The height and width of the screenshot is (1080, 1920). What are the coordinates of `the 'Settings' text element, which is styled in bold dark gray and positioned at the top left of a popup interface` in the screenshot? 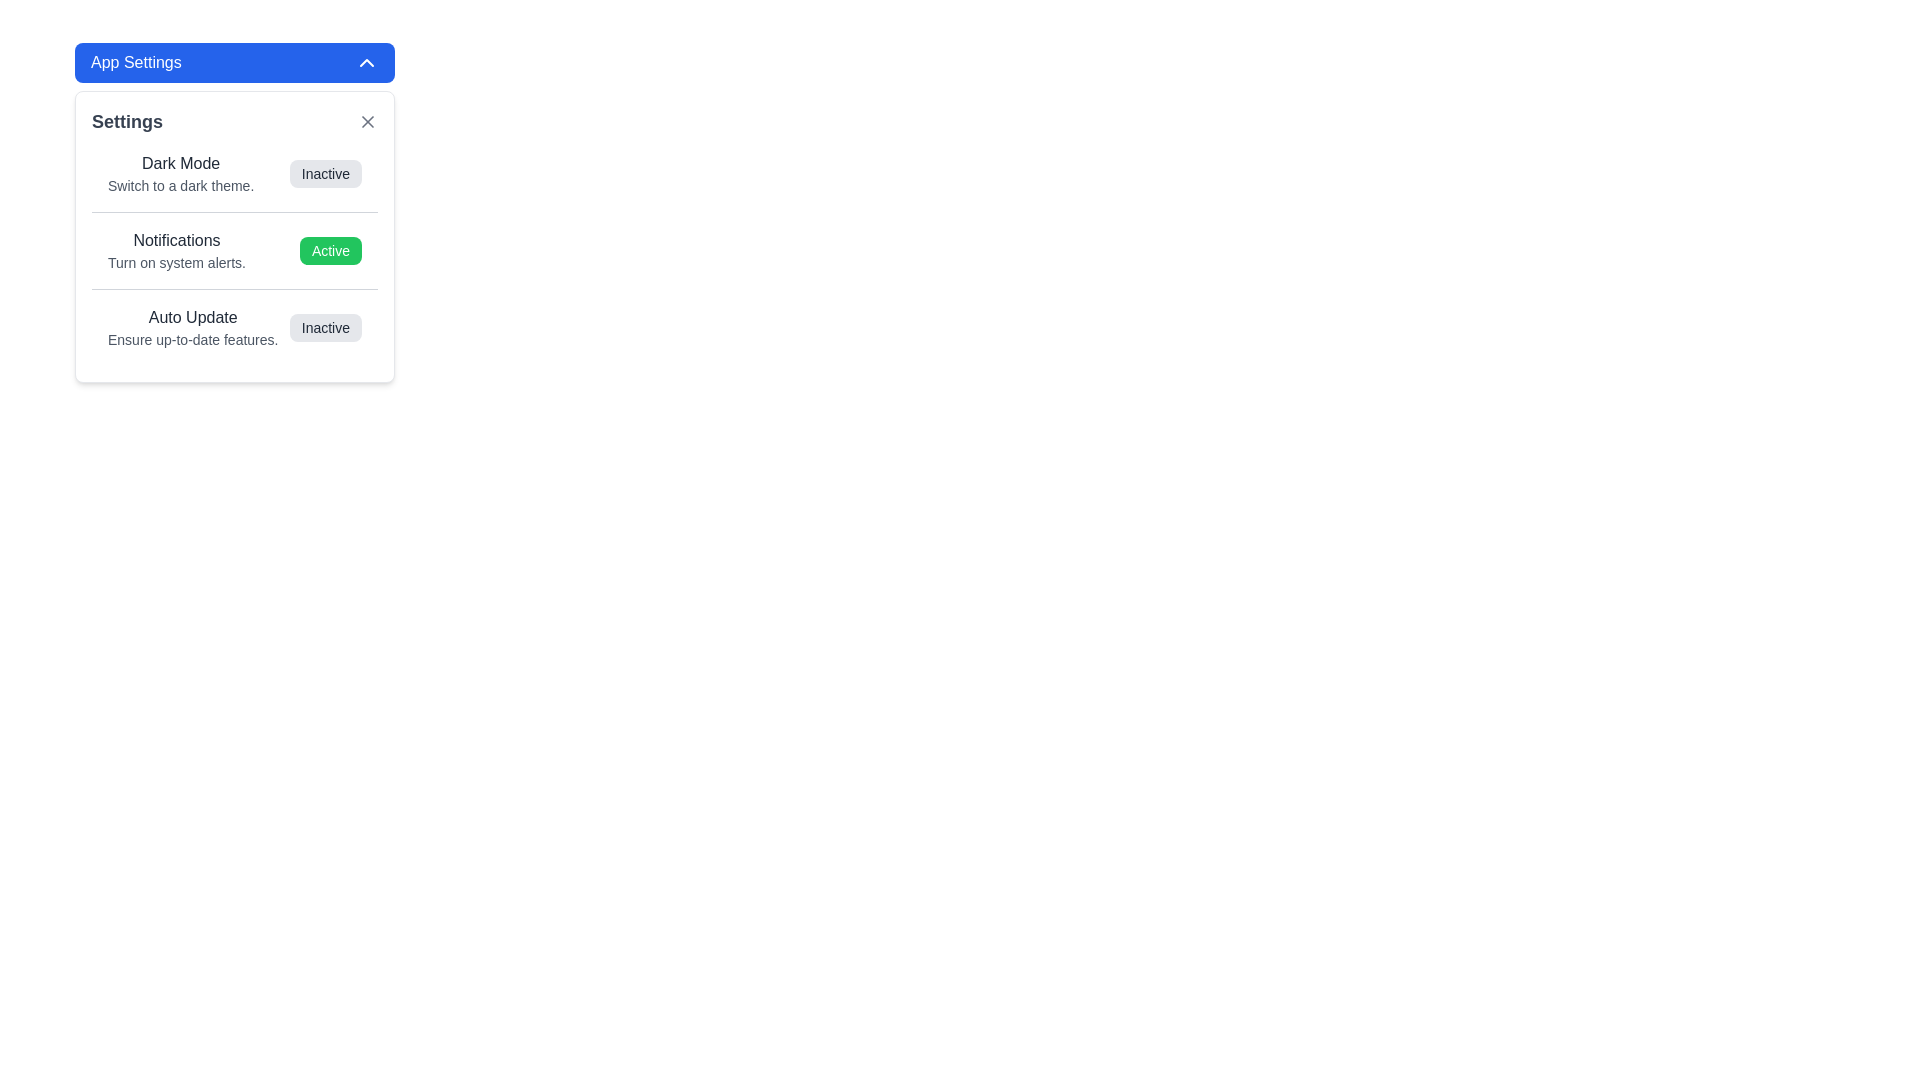 It's located at (126, 122).